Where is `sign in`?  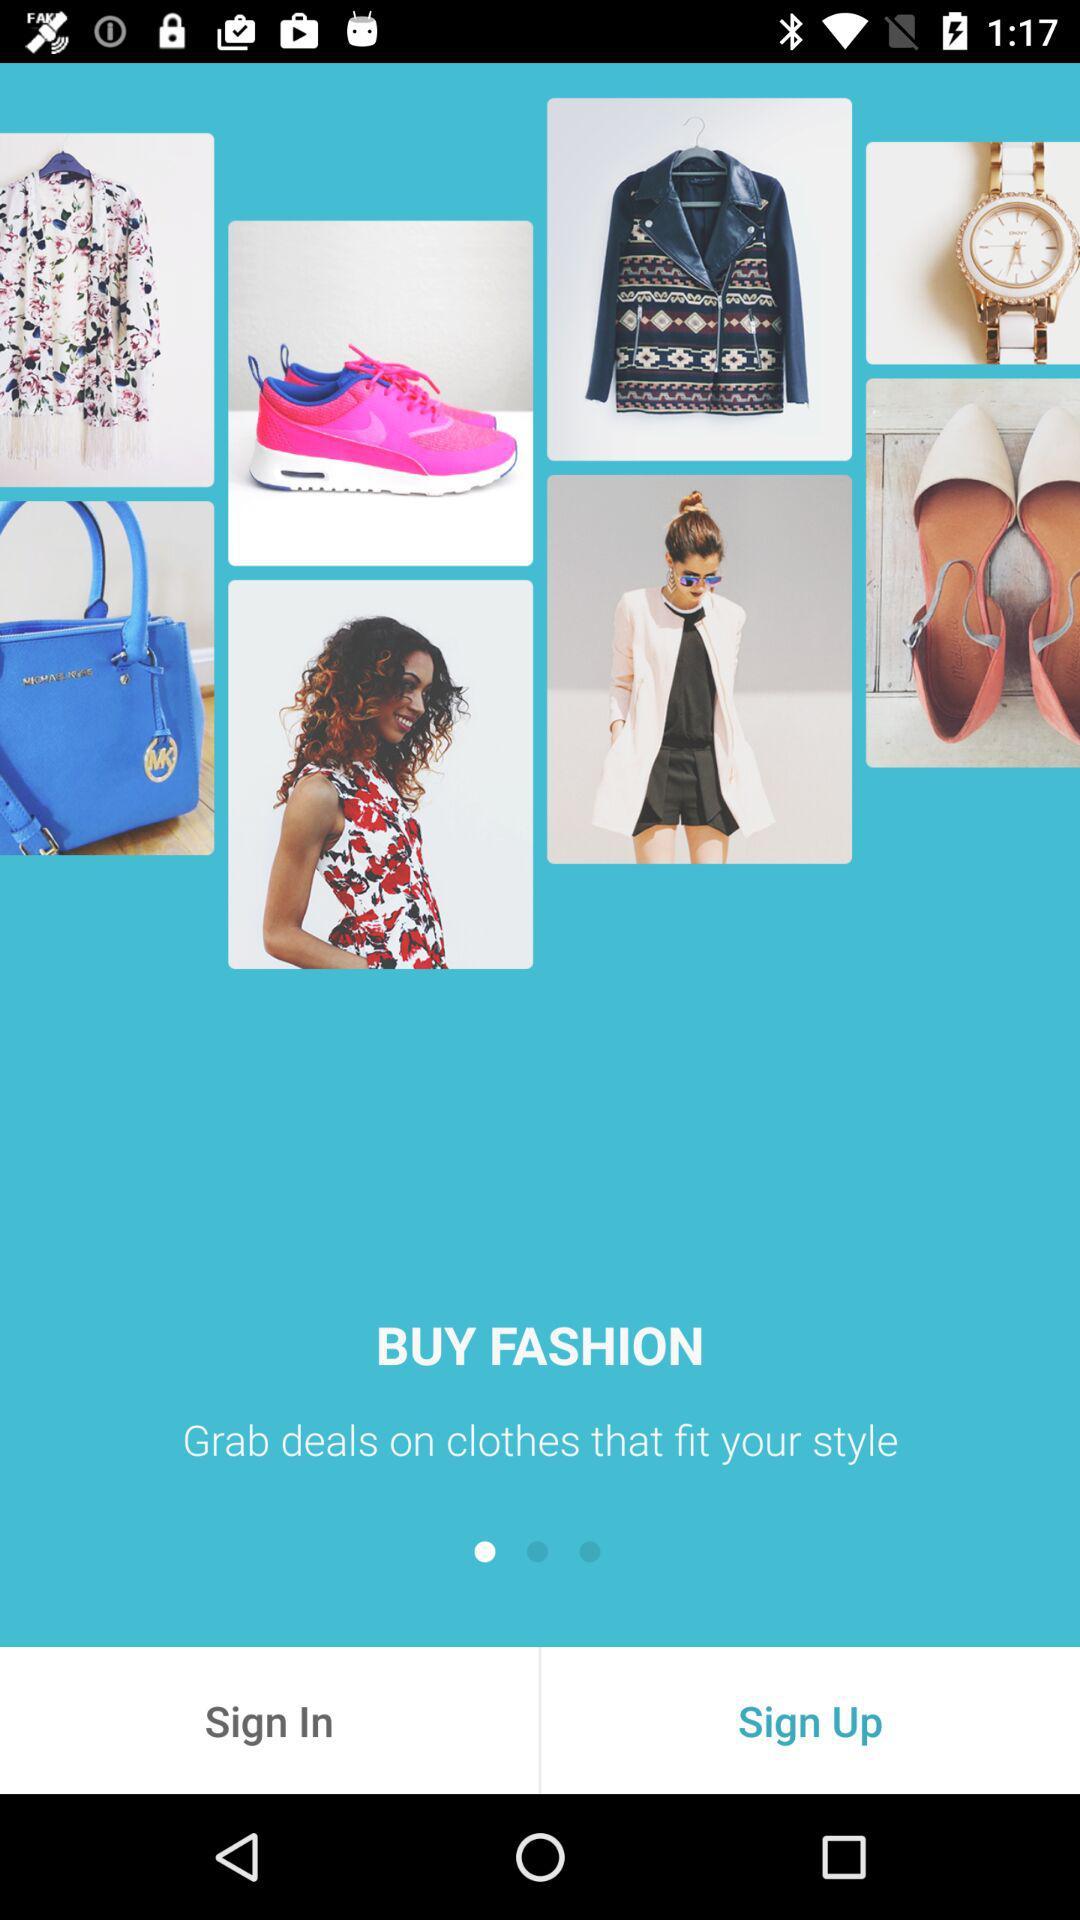 sign in is located at coordinates (268, 1719).